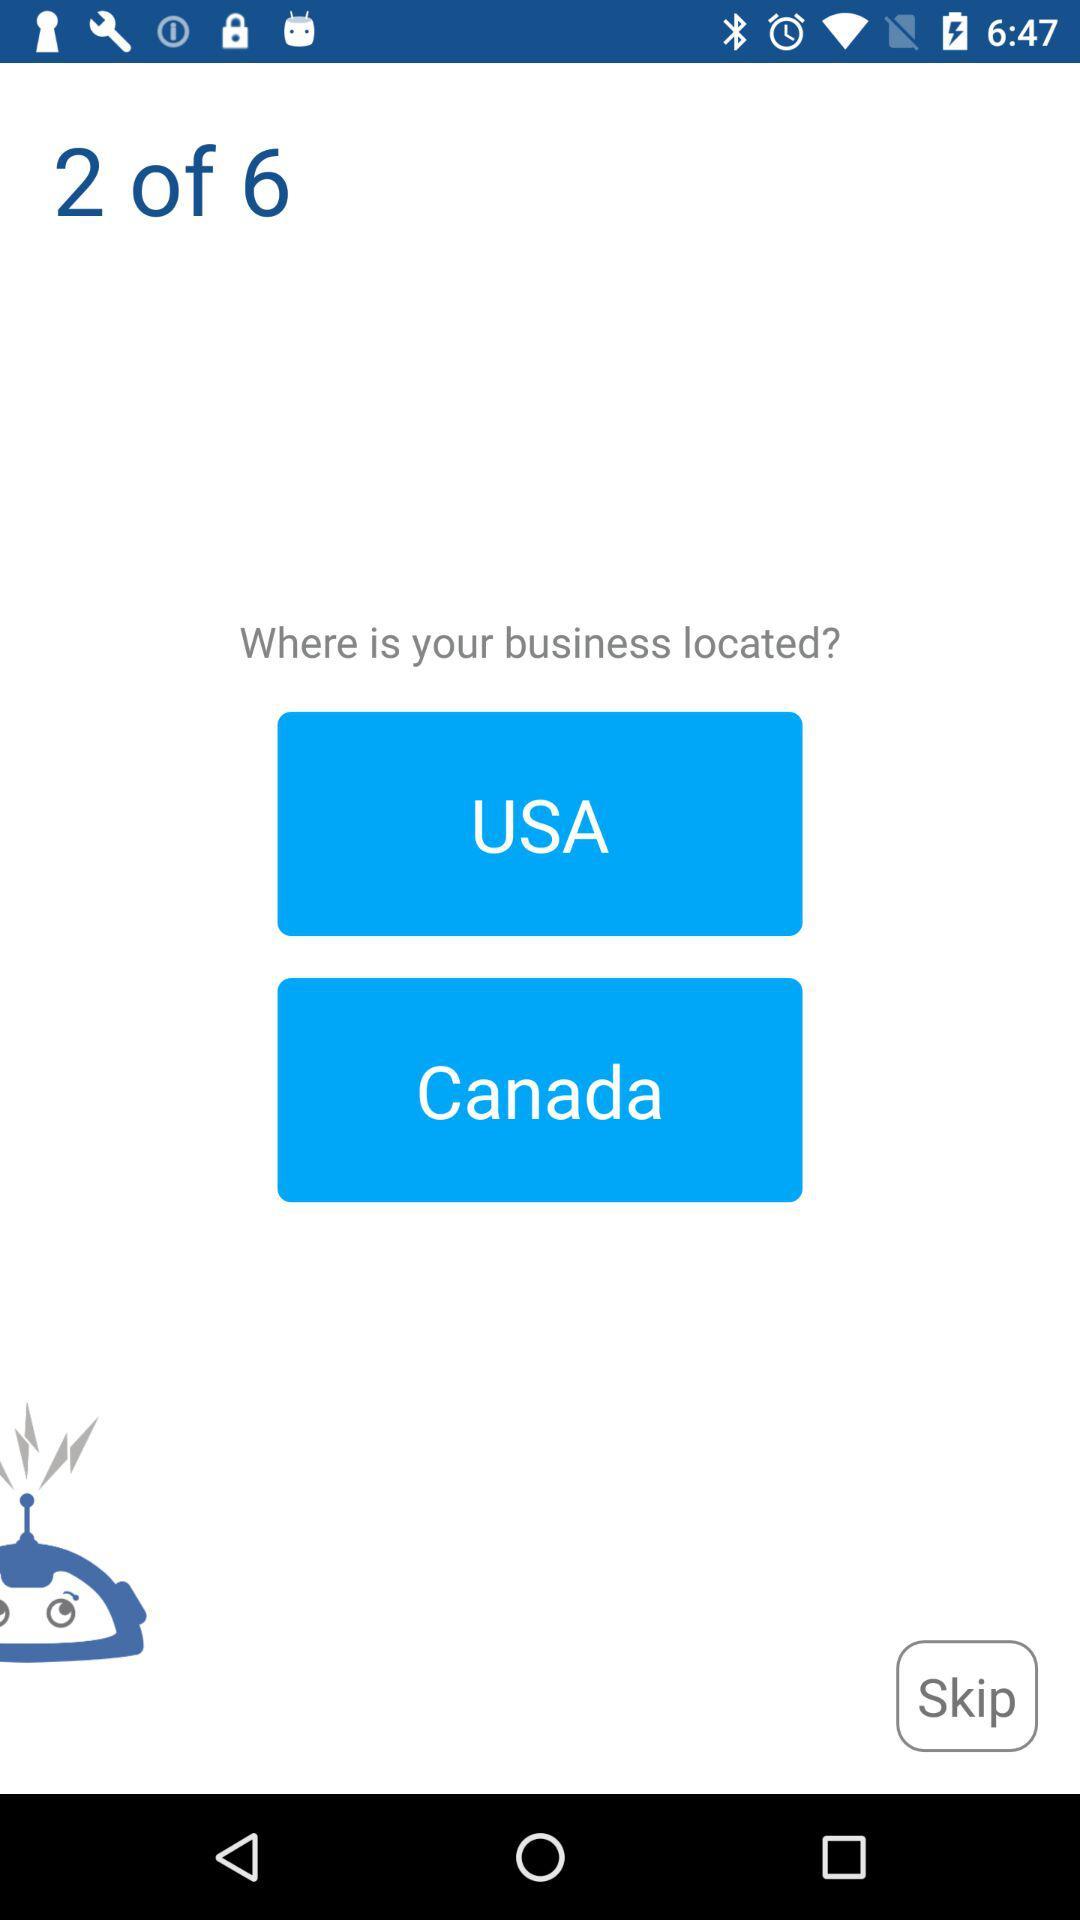 The image size is (1080, 1920). I want to click on the canada item, so click(540, 1089).